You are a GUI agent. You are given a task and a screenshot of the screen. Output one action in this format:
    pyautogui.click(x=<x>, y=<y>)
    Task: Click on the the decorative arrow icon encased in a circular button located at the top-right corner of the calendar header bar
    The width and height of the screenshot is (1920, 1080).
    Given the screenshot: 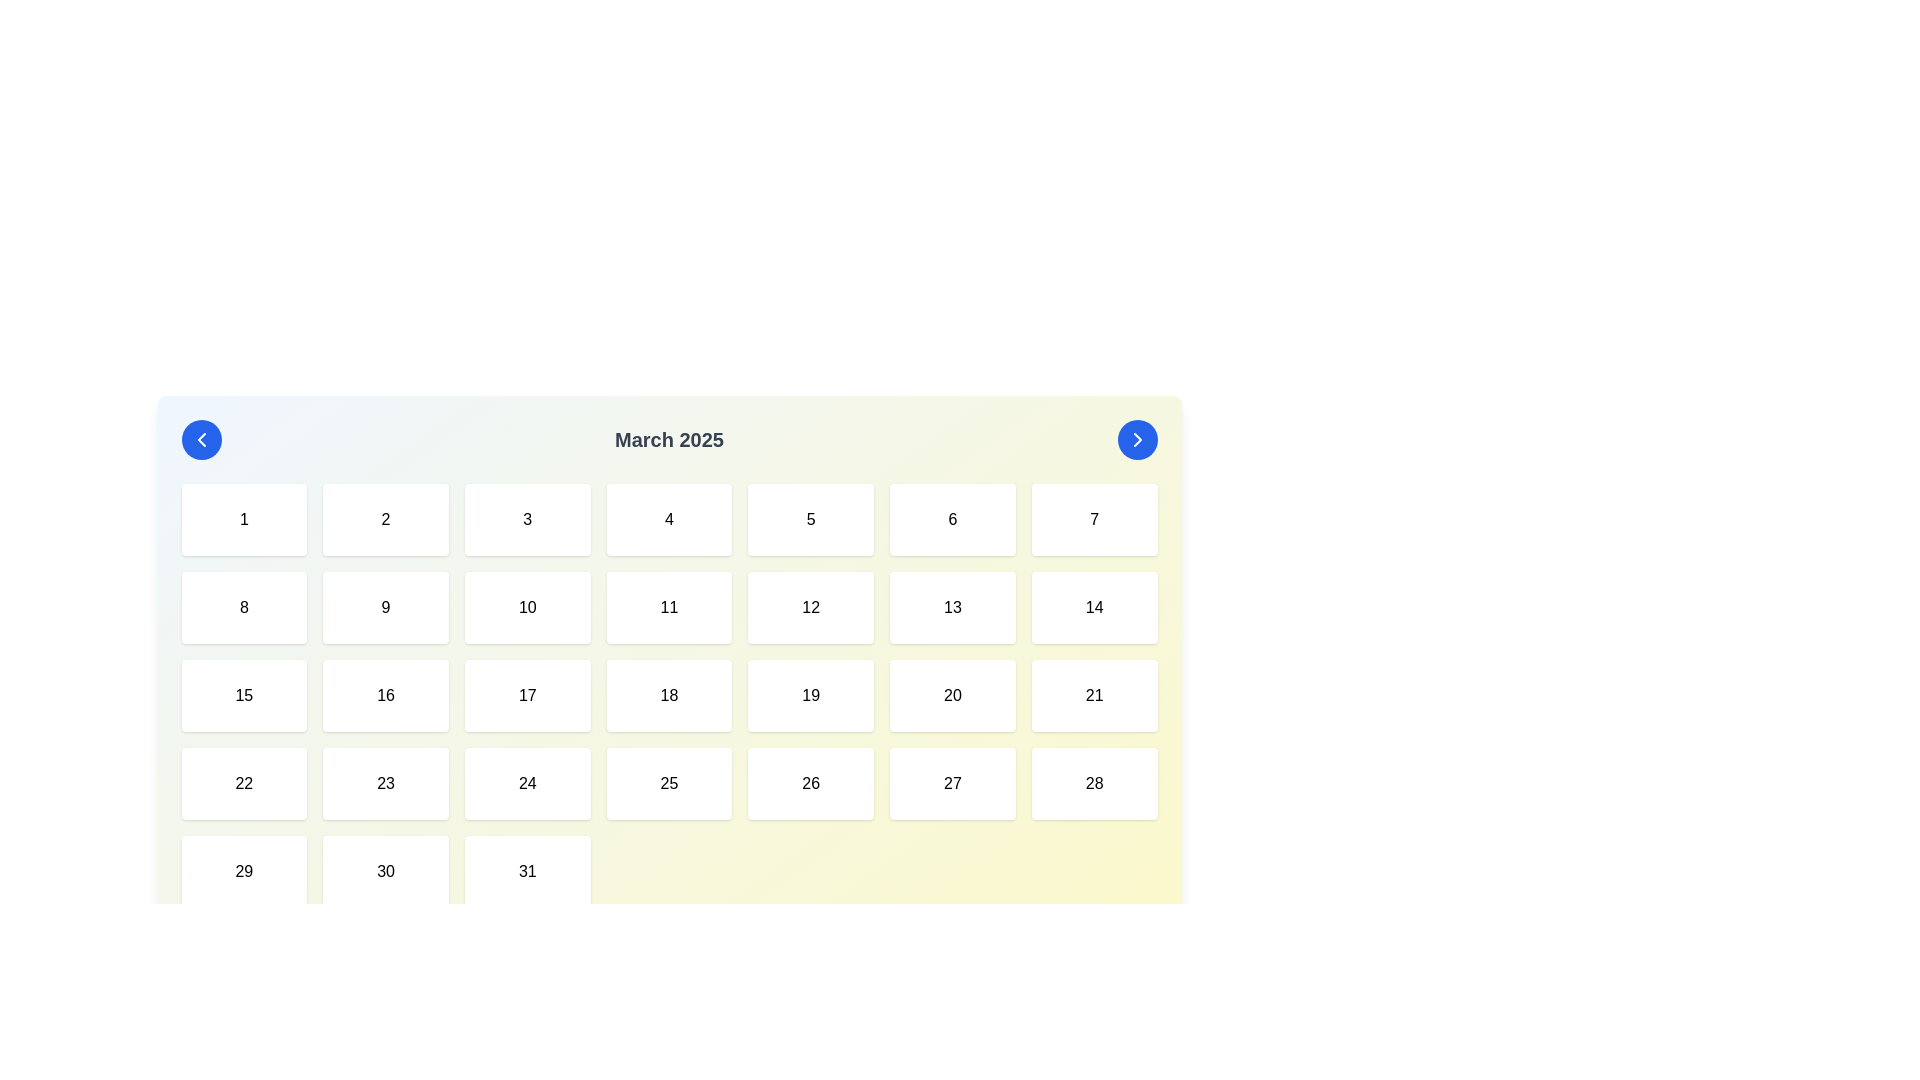 What is the action you would take?
    pyautogui.click(x=1137, y=438)
    